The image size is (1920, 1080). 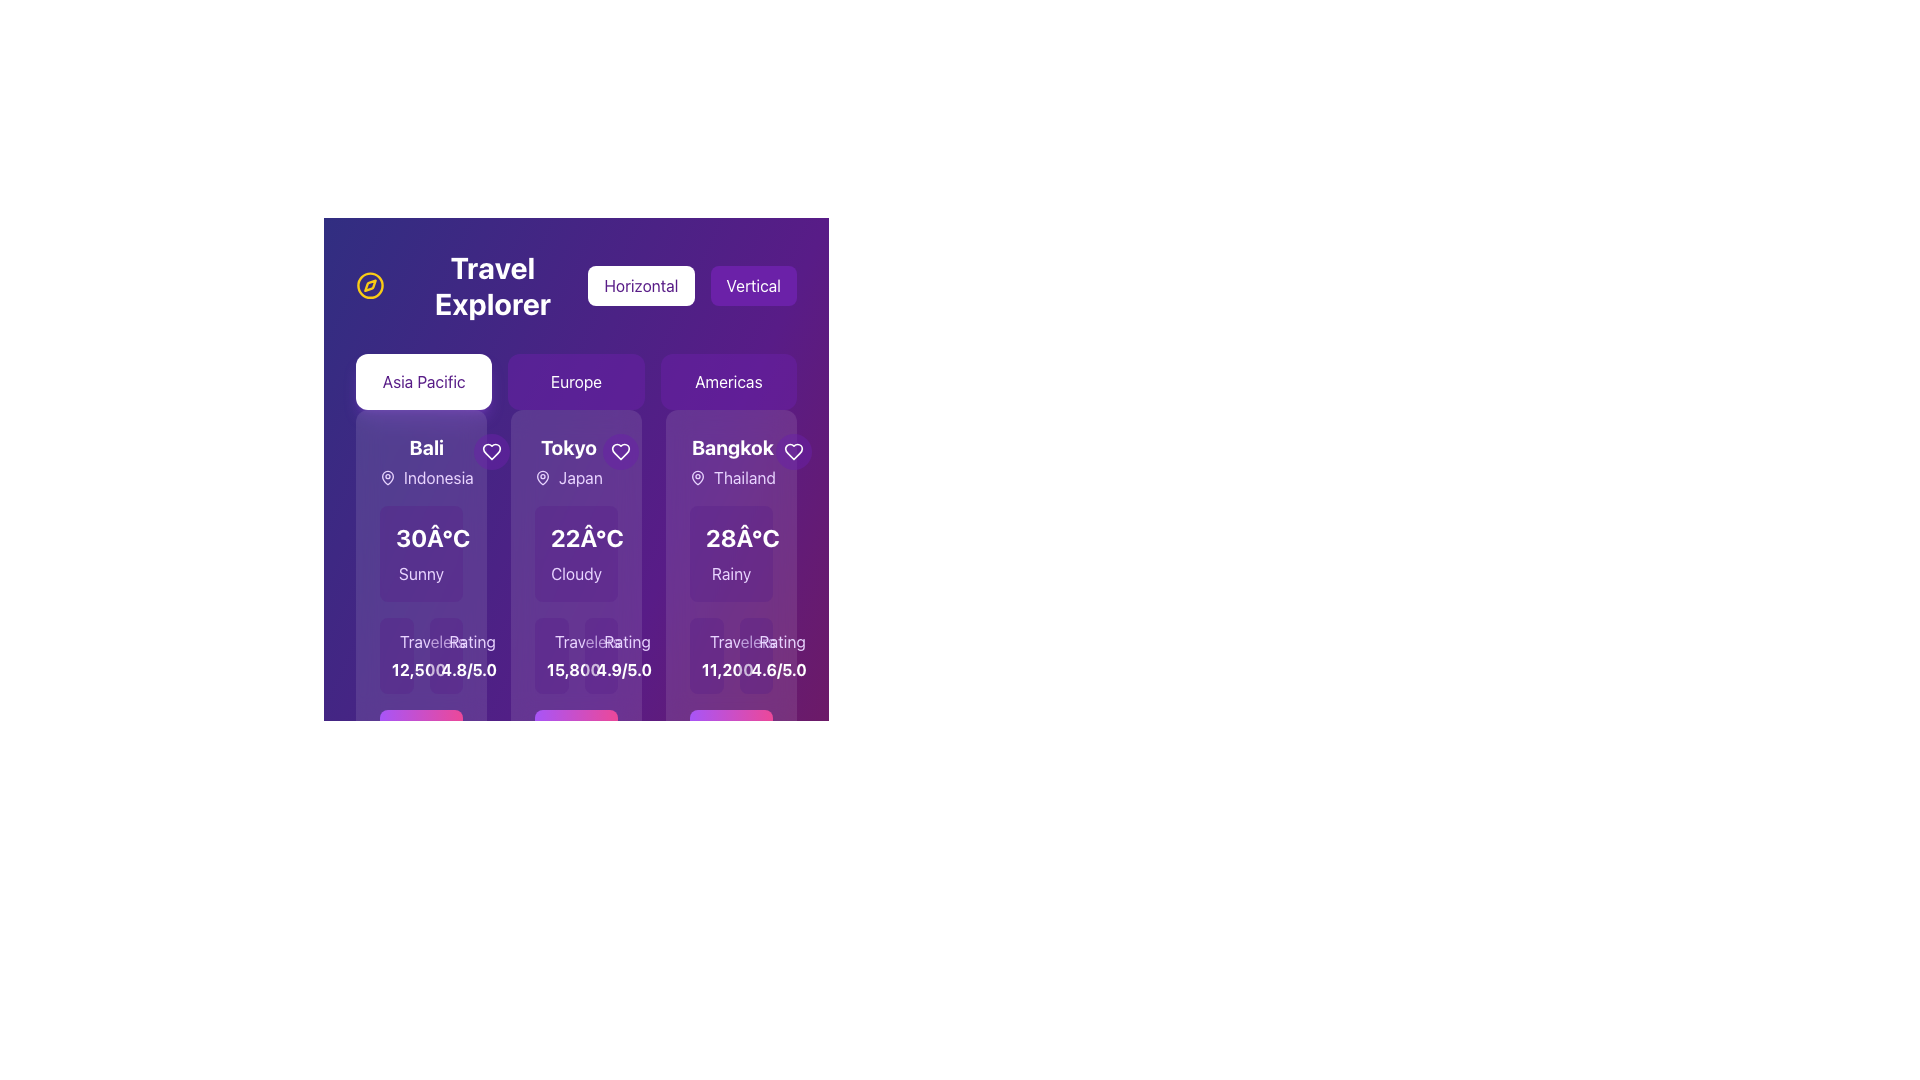 What do you see at coordinates (567, 462) in the screenshot?
I see `location information from the text-based label displaying 'Tokyo' and 'Japan' with a map pin icon, which is centrally aligned against a purple background` at bounding box center [567, 462].